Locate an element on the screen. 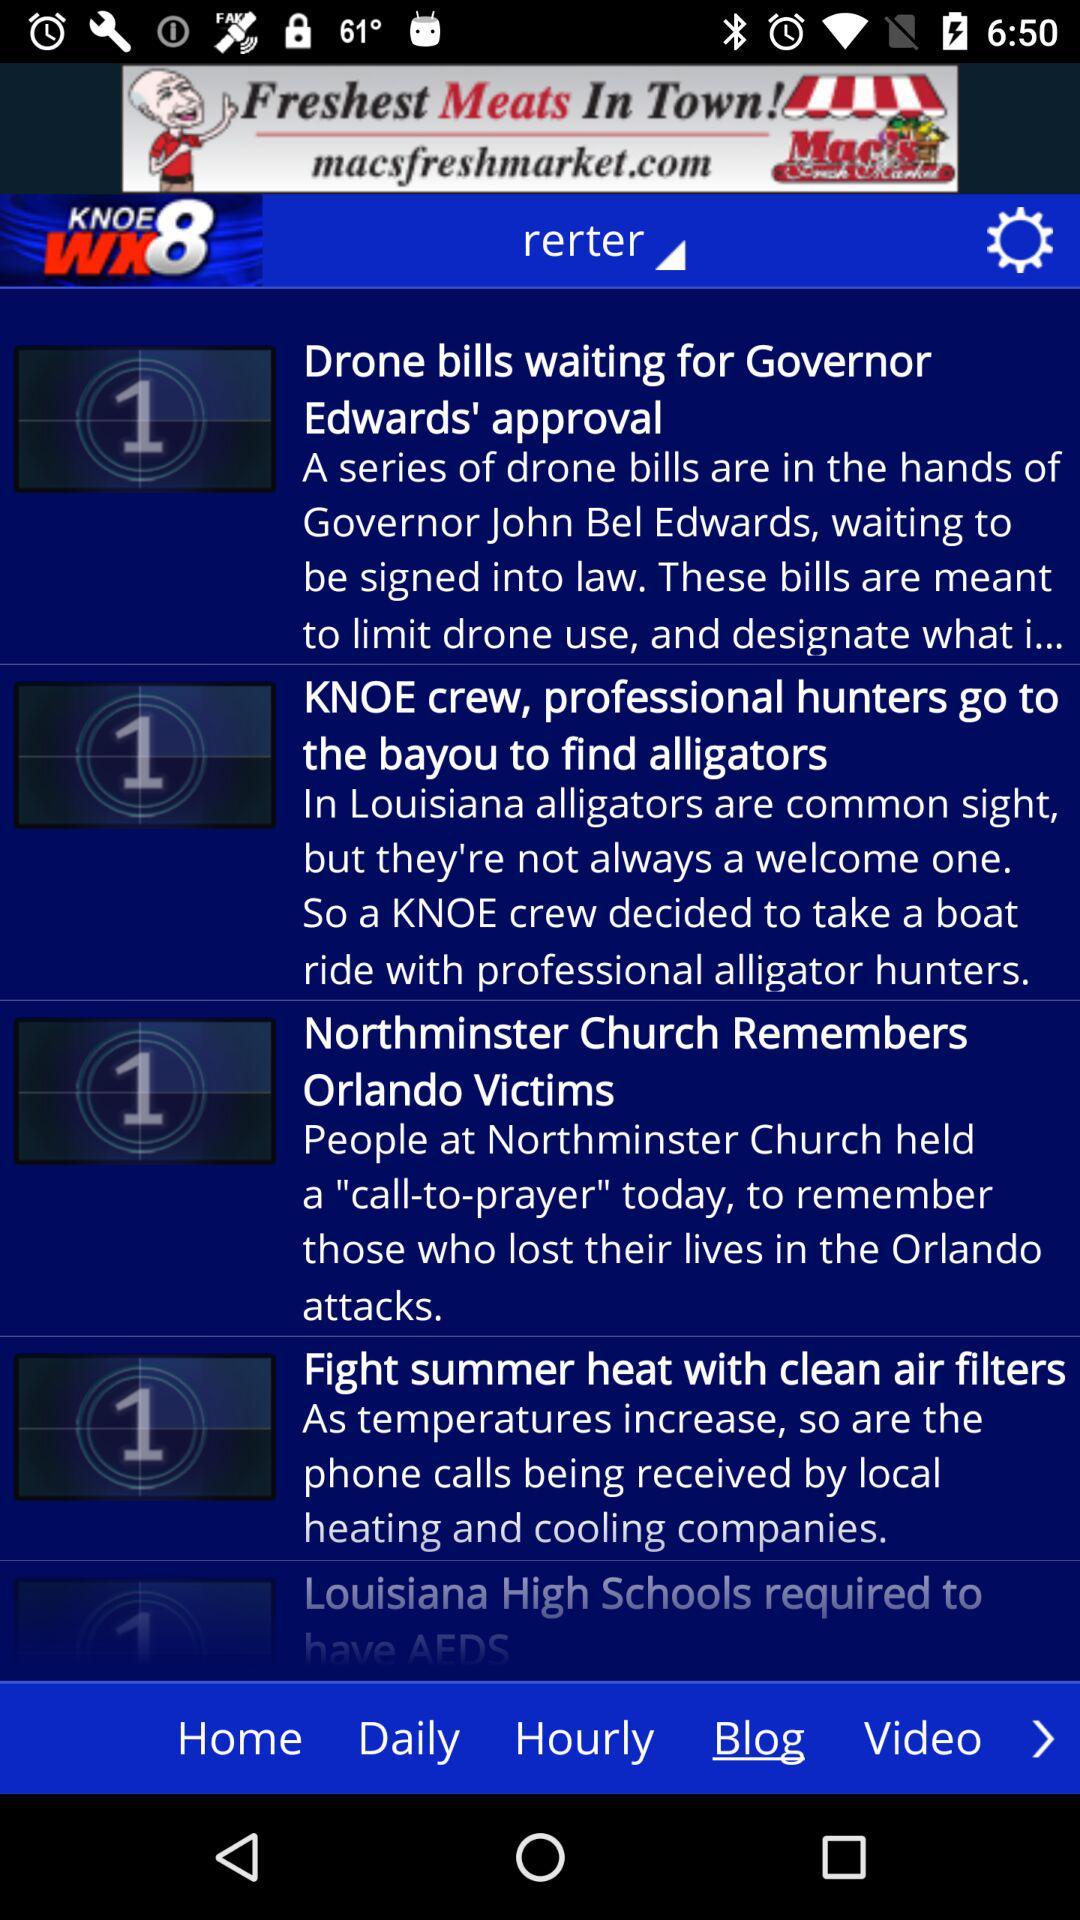  move next is located at coordinates (1042, 1737).